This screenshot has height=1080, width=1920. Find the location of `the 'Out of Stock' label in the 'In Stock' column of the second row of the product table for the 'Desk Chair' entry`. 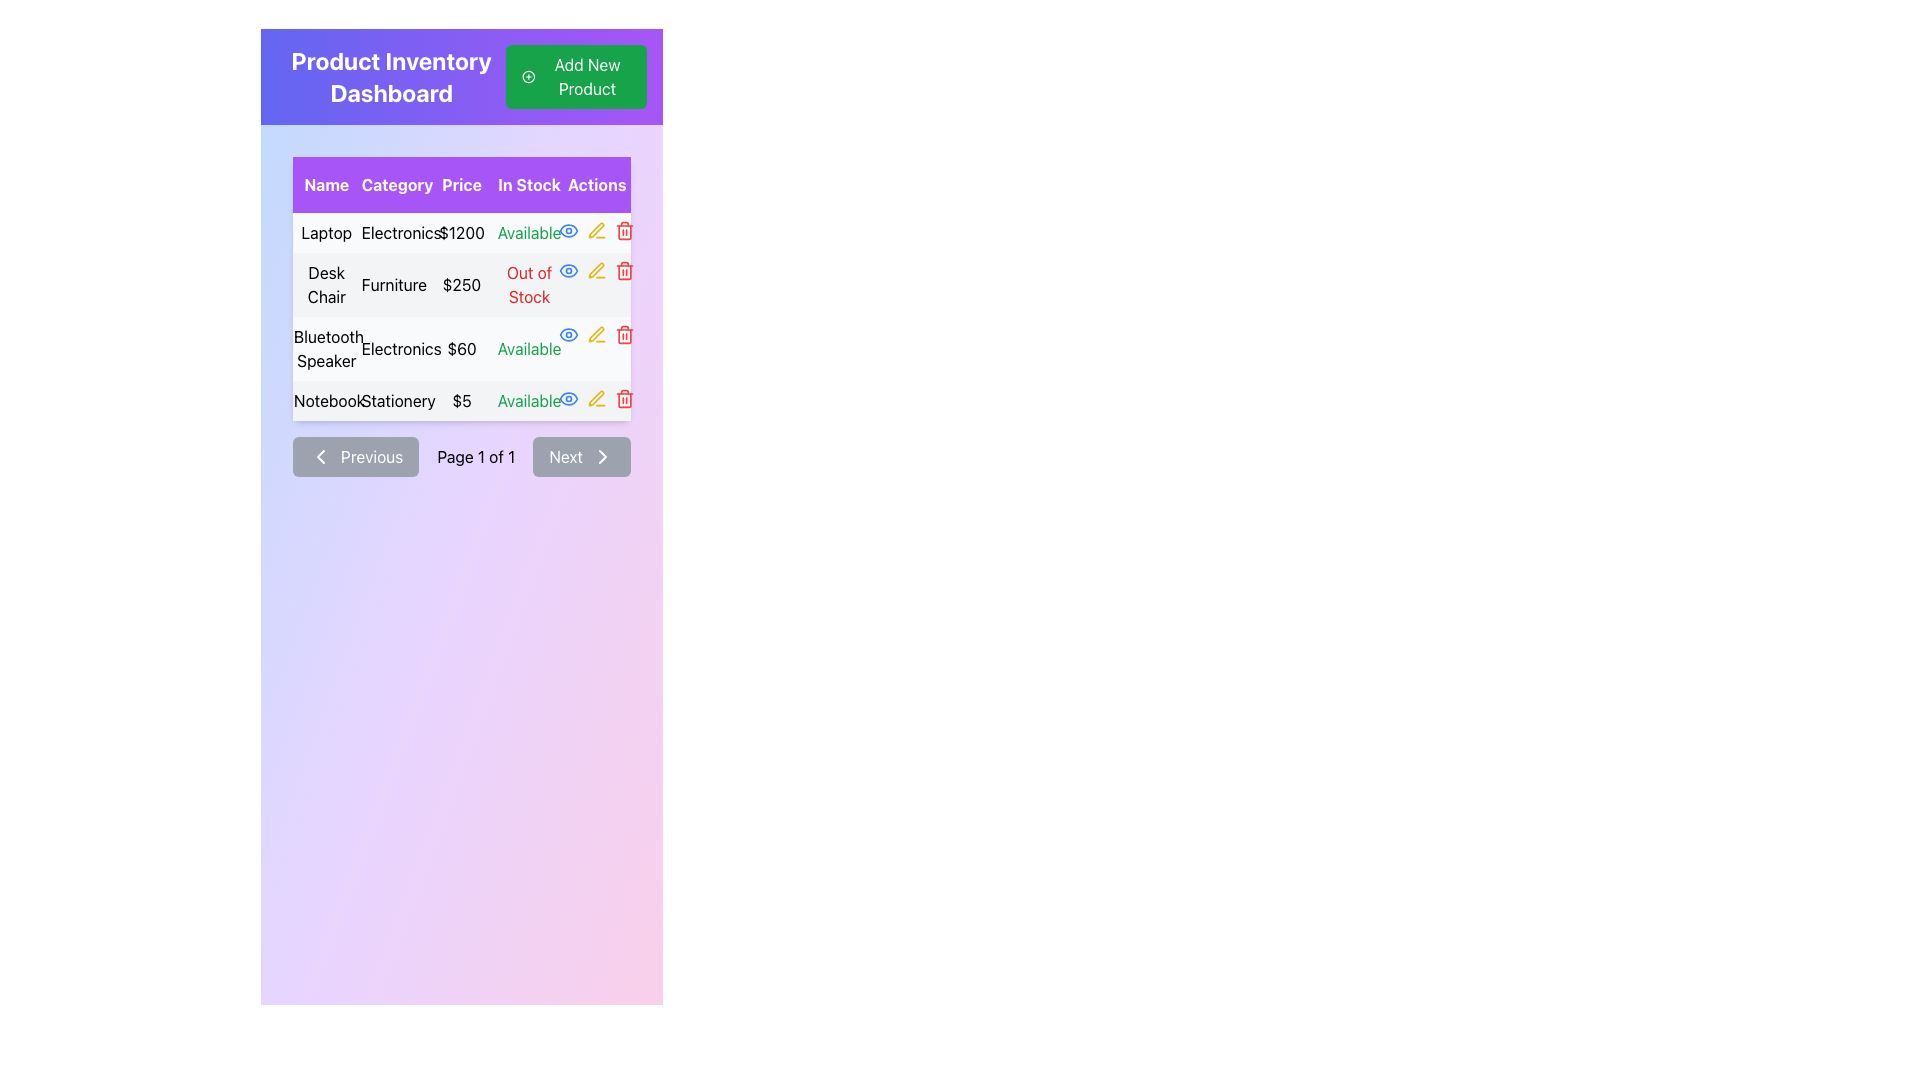

the 'Out of Stock' label in the 'In Stock' column of the second row of the product table for the 'Desk Chair' entry is located at coordinates (529, 285).